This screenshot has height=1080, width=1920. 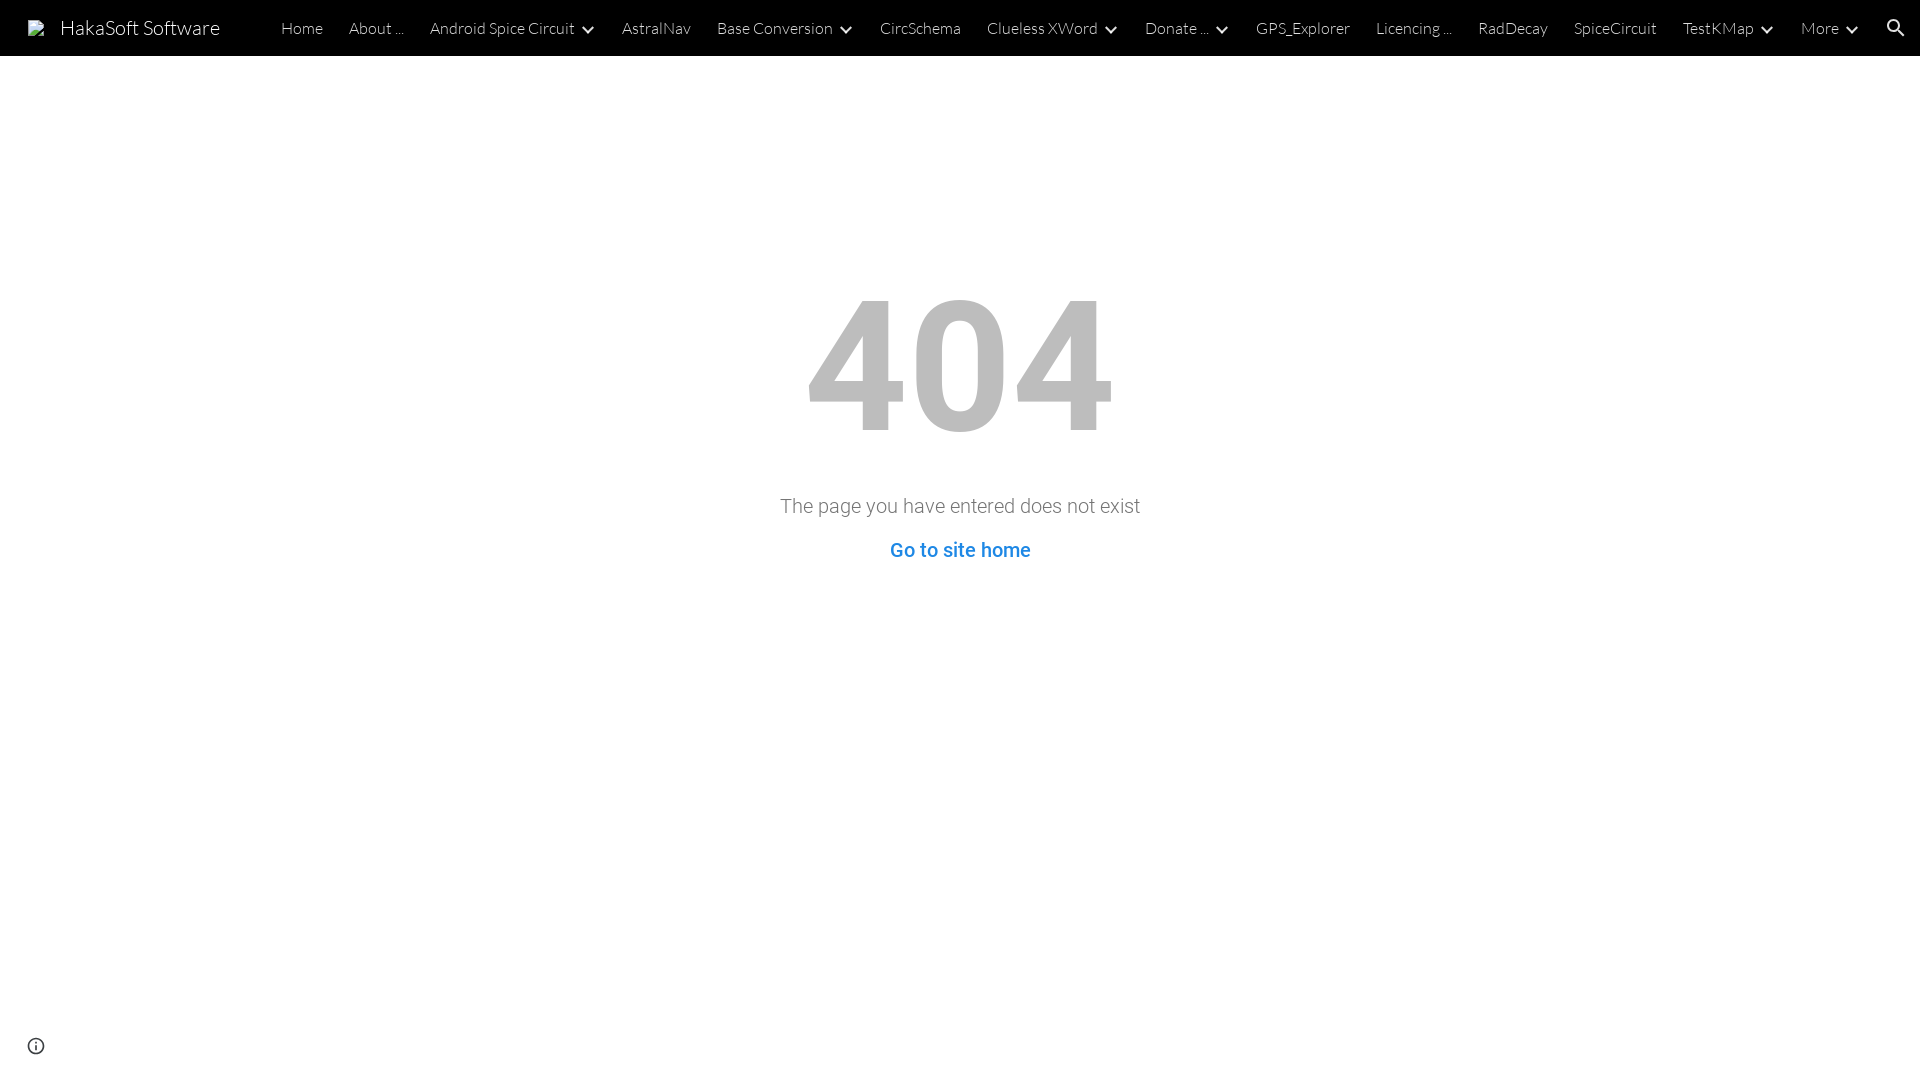 I want to click on 'Clueless XWord', so click(x=1041, y=27).